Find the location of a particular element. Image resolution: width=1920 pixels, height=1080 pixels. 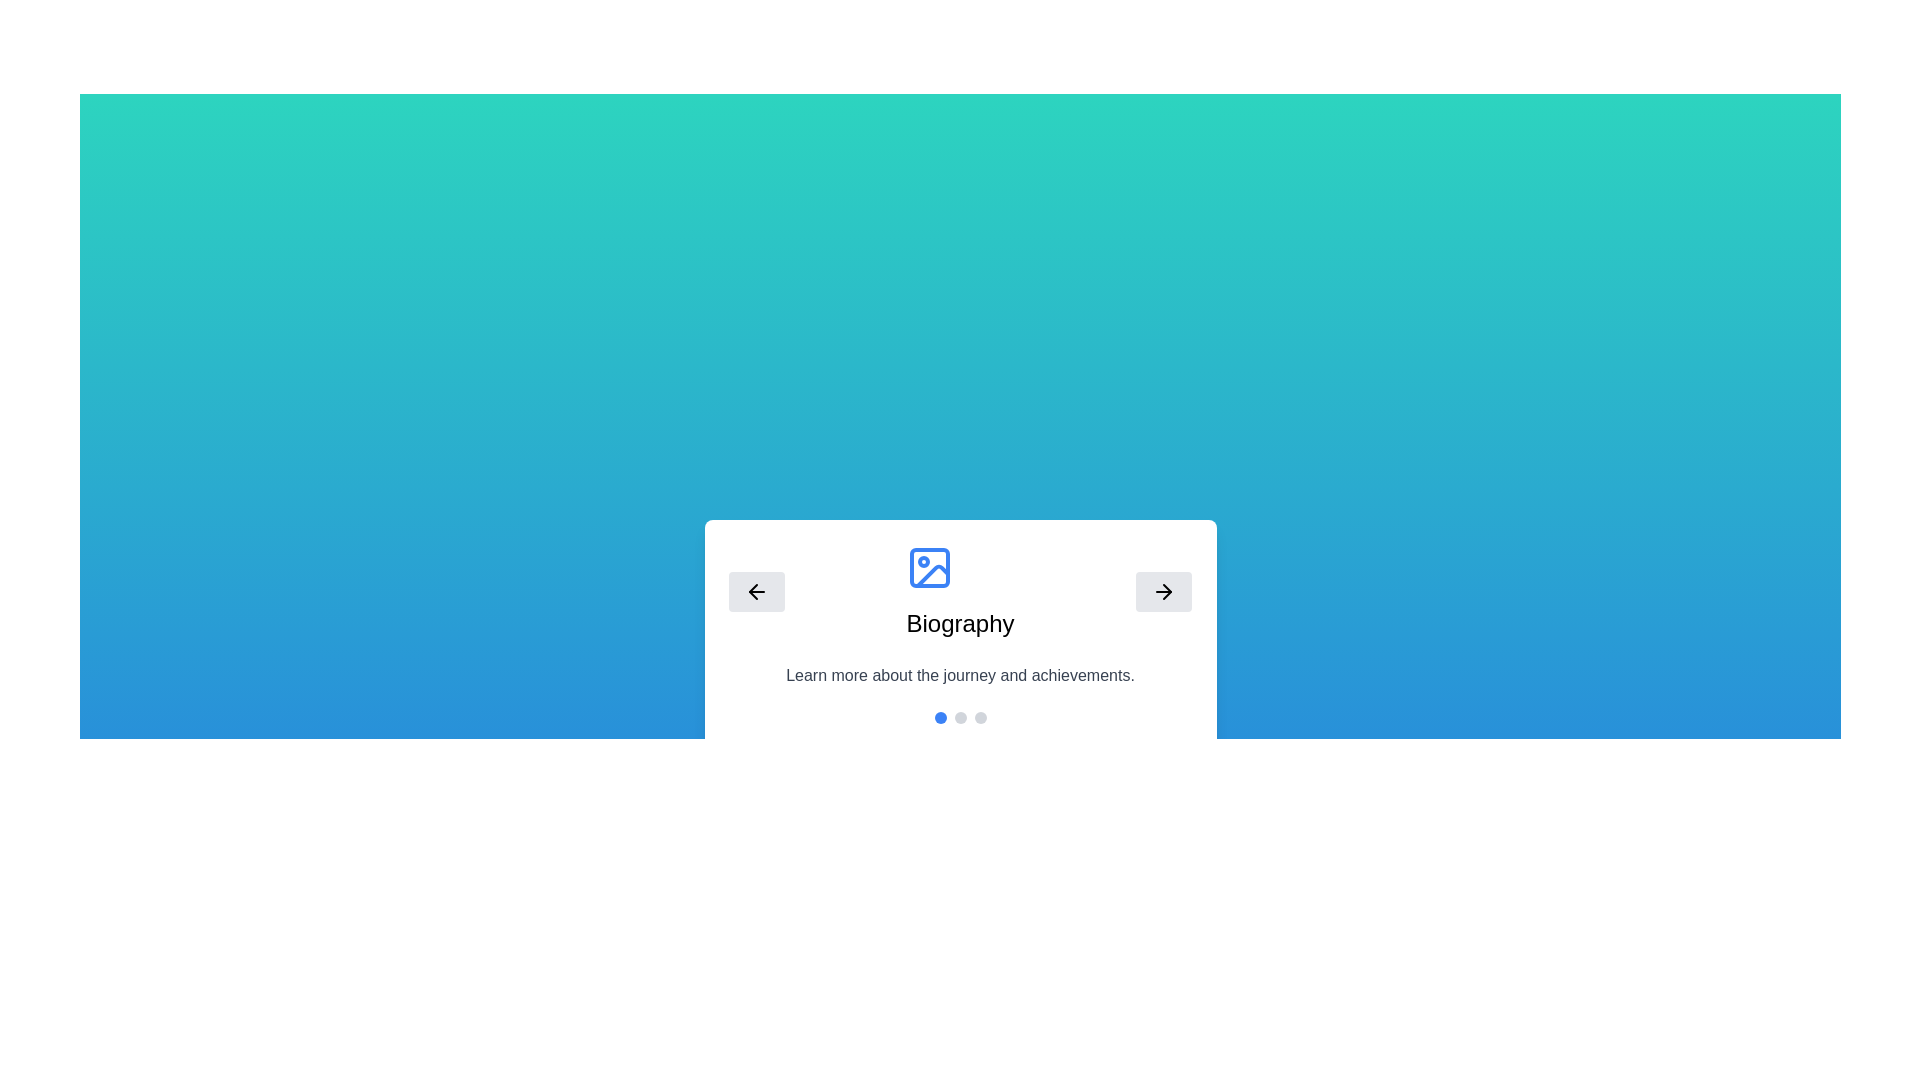

the stage indicator corresponding to 1 to navigate to that stage is located at coordinates (960, 716).